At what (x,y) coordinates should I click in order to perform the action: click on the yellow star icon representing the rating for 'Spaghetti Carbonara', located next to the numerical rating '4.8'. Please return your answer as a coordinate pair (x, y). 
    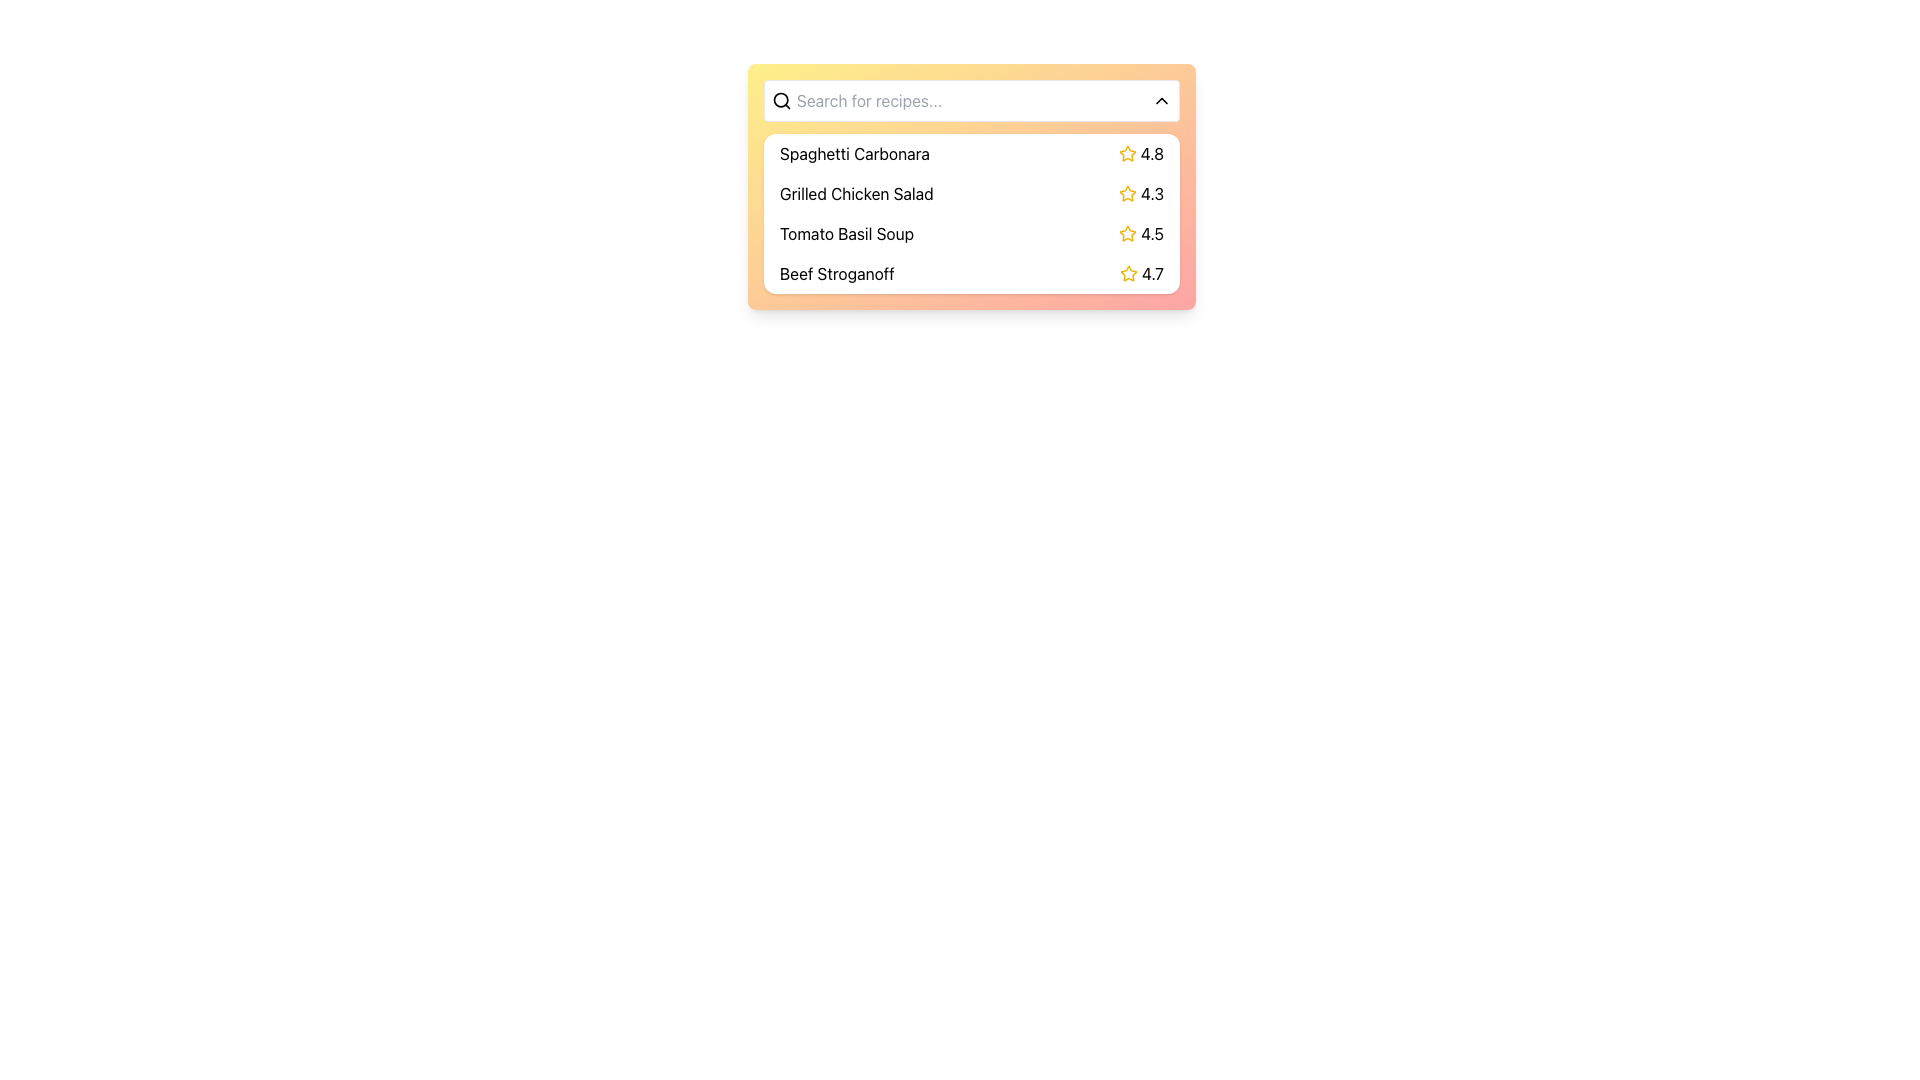
    Looking at the image, I should click on (1127, 153).